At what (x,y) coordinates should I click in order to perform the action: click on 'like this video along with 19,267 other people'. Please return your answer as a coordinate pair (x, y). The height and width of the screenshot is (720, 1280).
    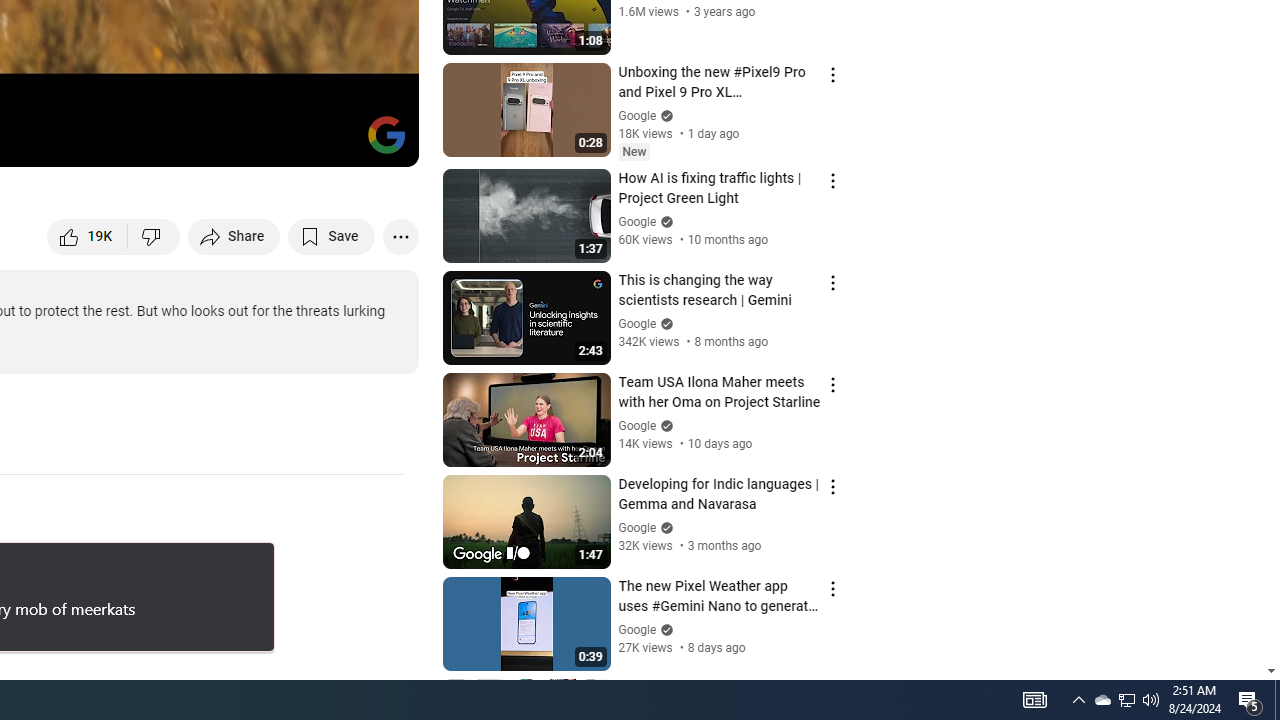
    Looking at the image, I should click on (87, 235).